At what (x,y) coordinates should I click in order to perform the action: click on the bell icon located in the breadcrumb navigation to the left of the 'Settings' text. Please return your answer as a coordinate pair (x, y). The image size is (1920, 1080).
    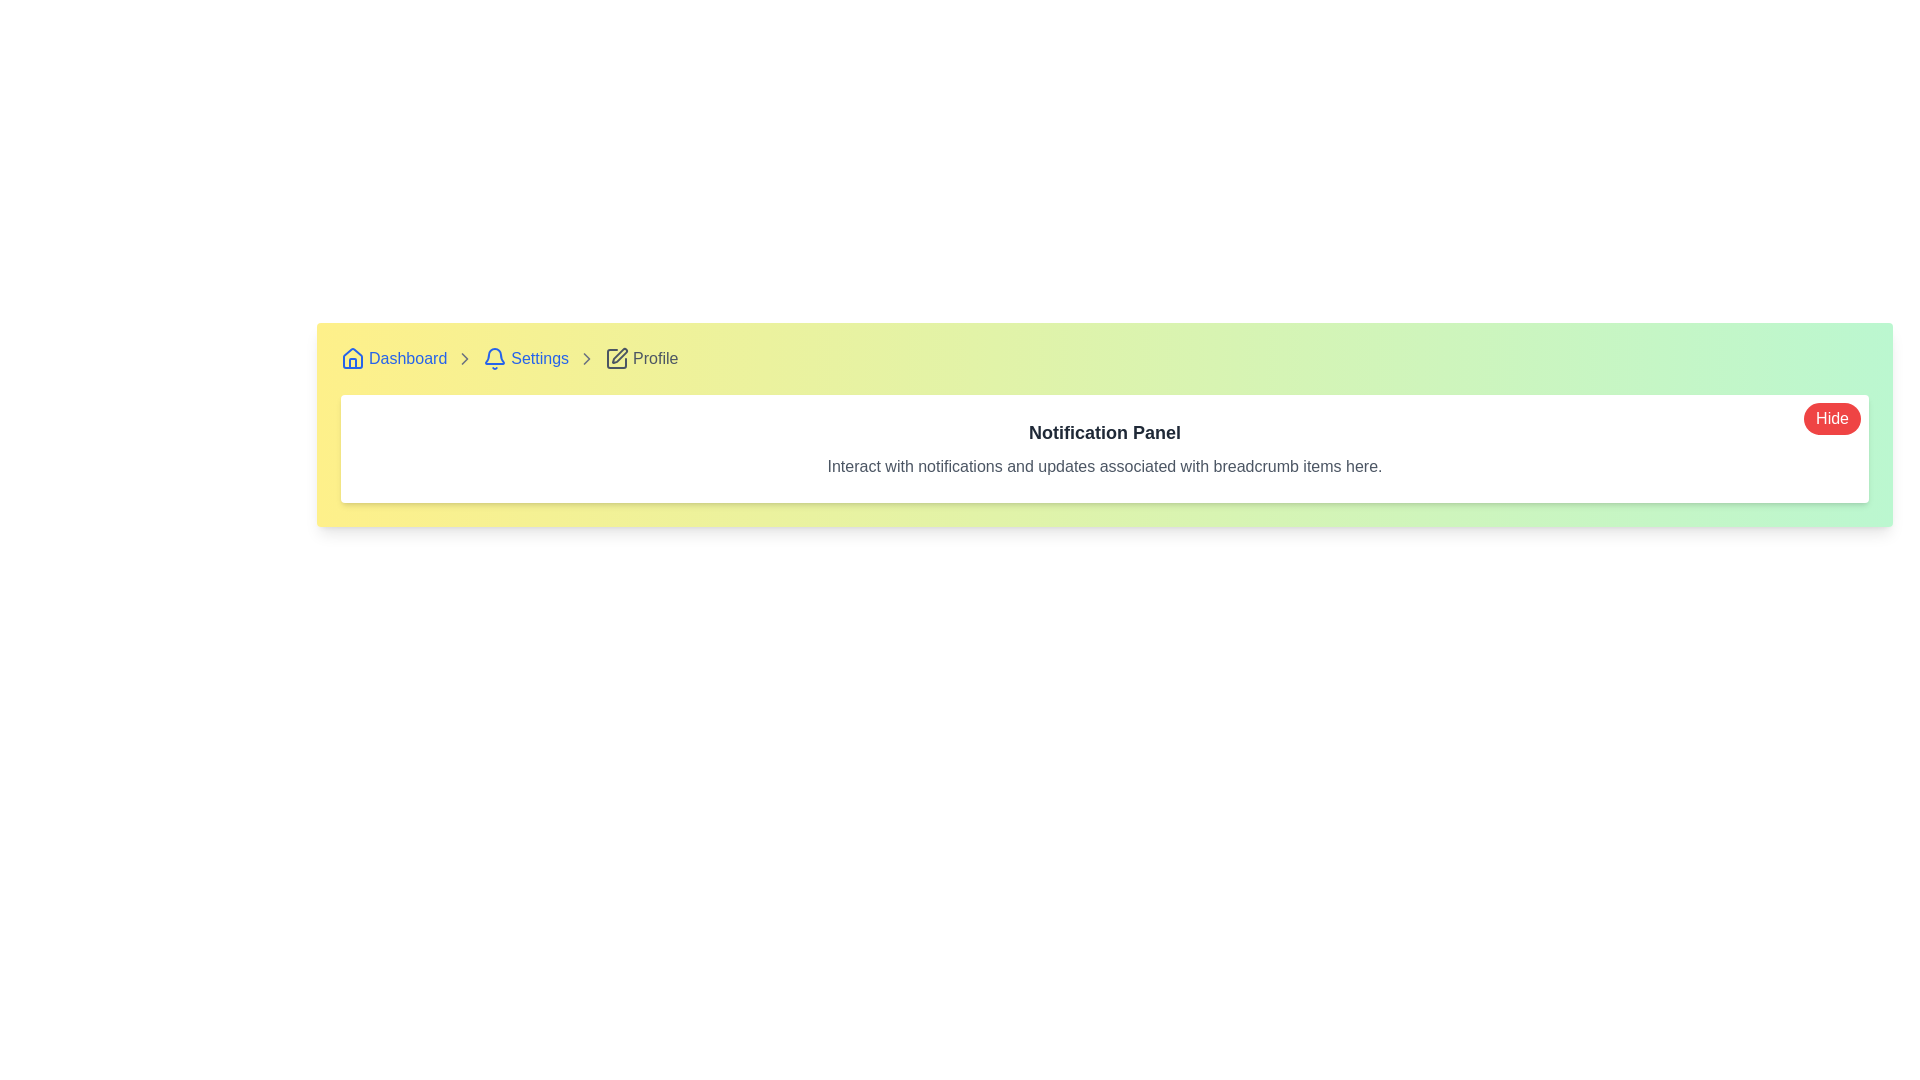
    Looking at the image, I should click on (495, 357).